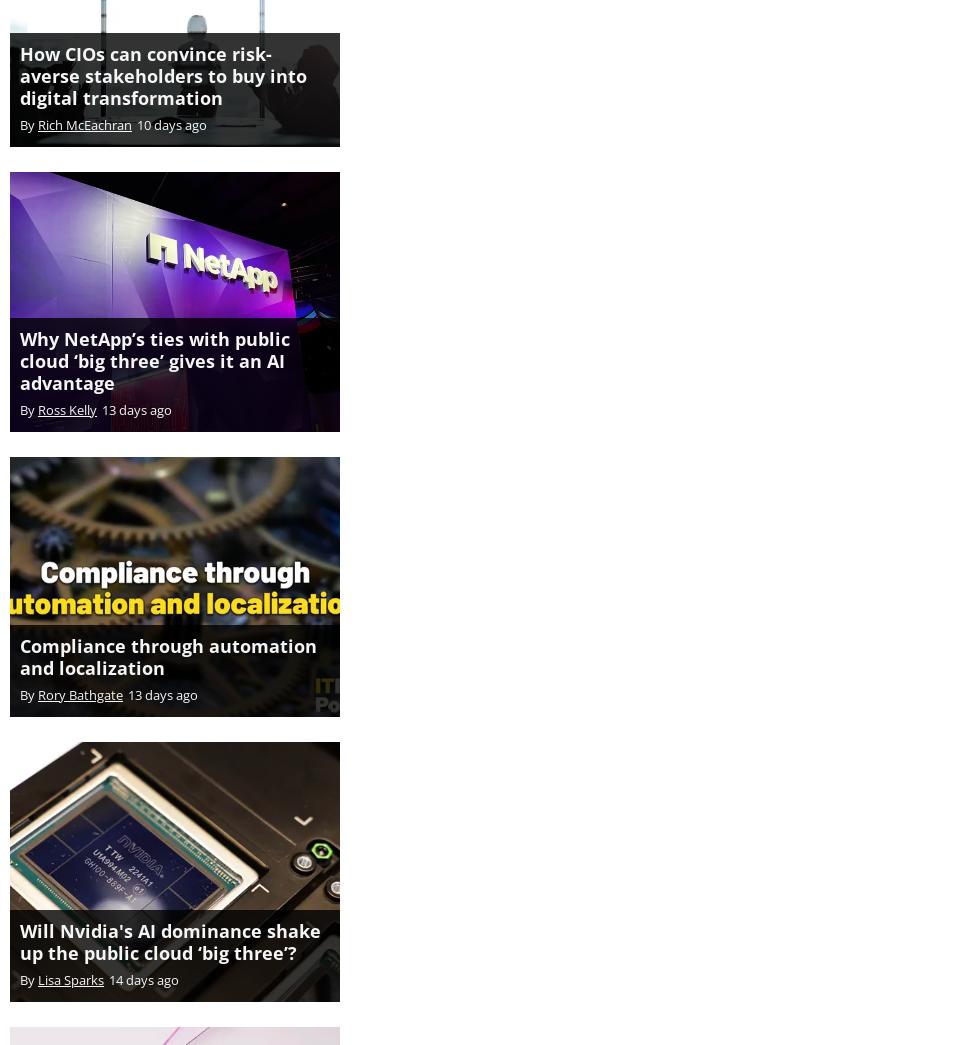 The width and height of the screenshot is (980, 1045). Describe the element at coordinates (38, 674) in the screenshot. I see `'Rory Bathgate'` at that location.